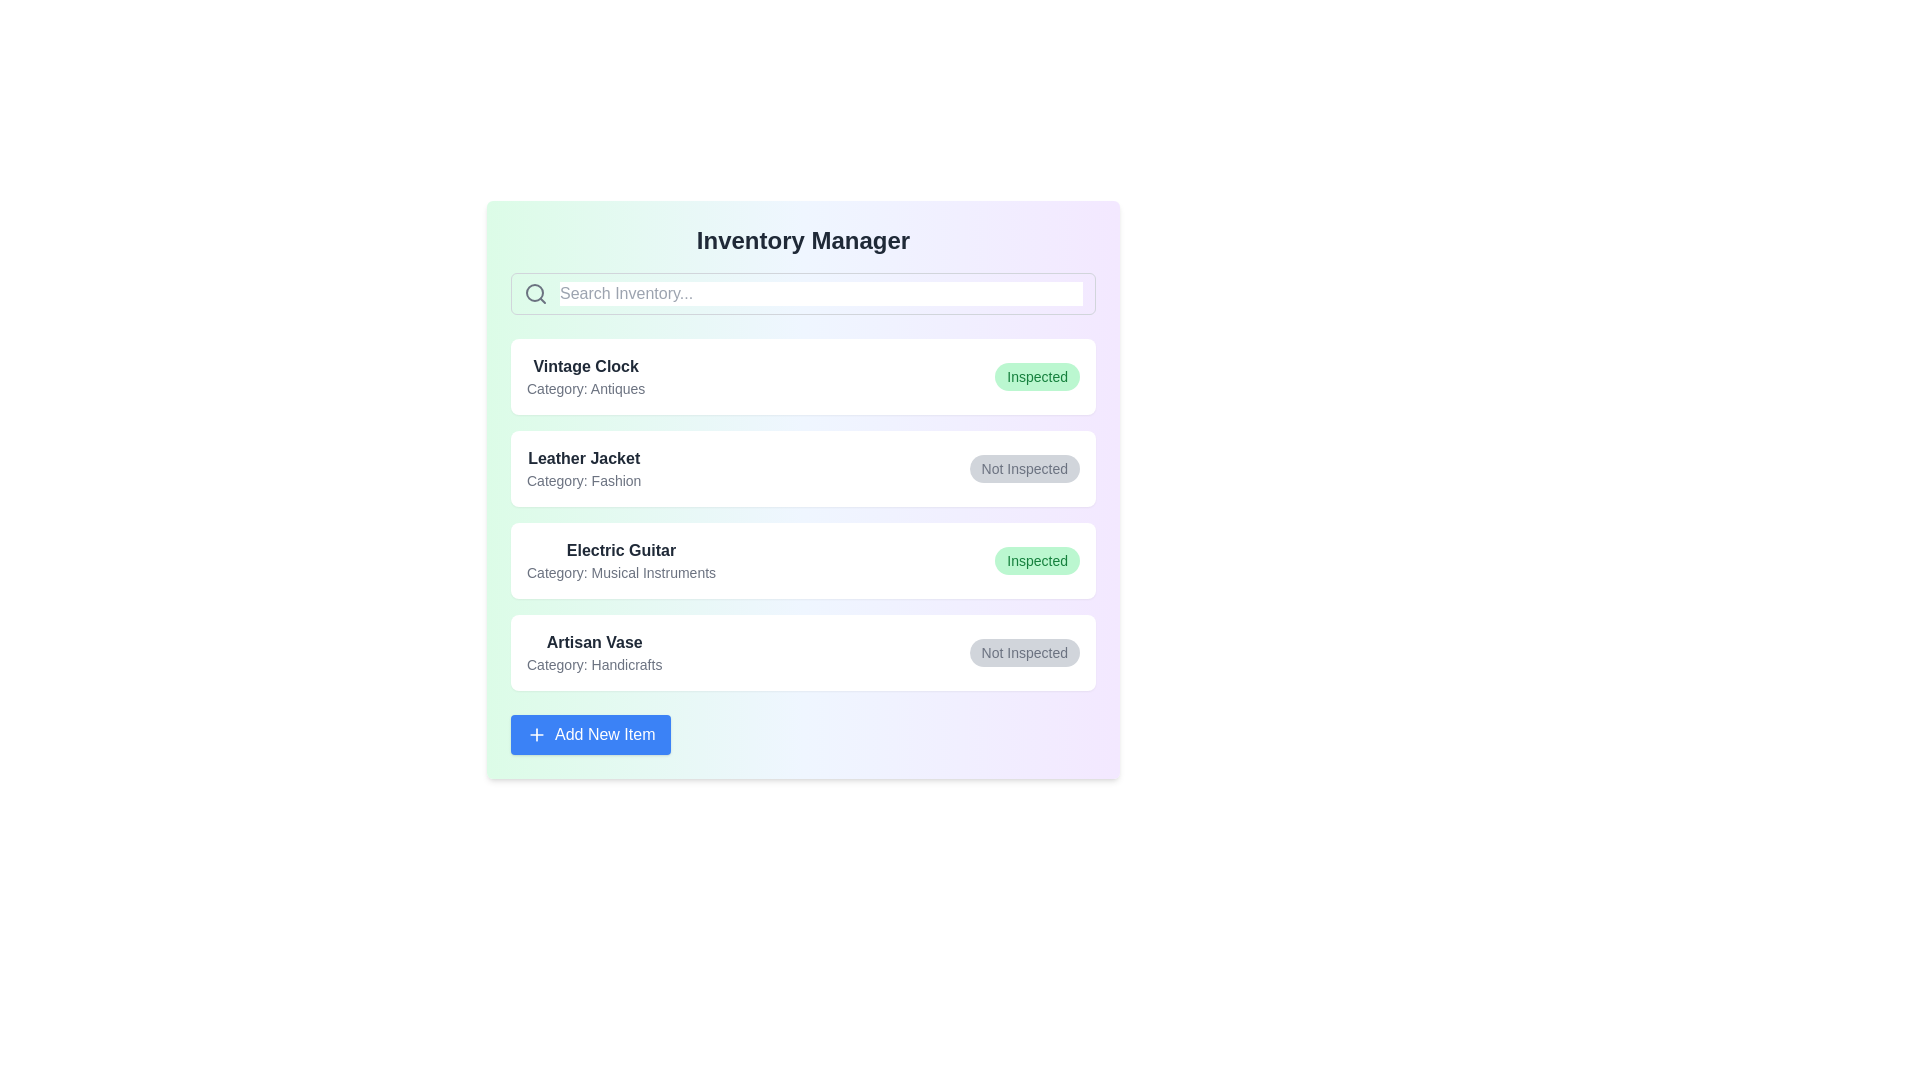  What do you see at coordinates (803, 469) in the screenshot?
I see `the item Leather Jacket to explore its hover effects` at bounding box center [803, 469].